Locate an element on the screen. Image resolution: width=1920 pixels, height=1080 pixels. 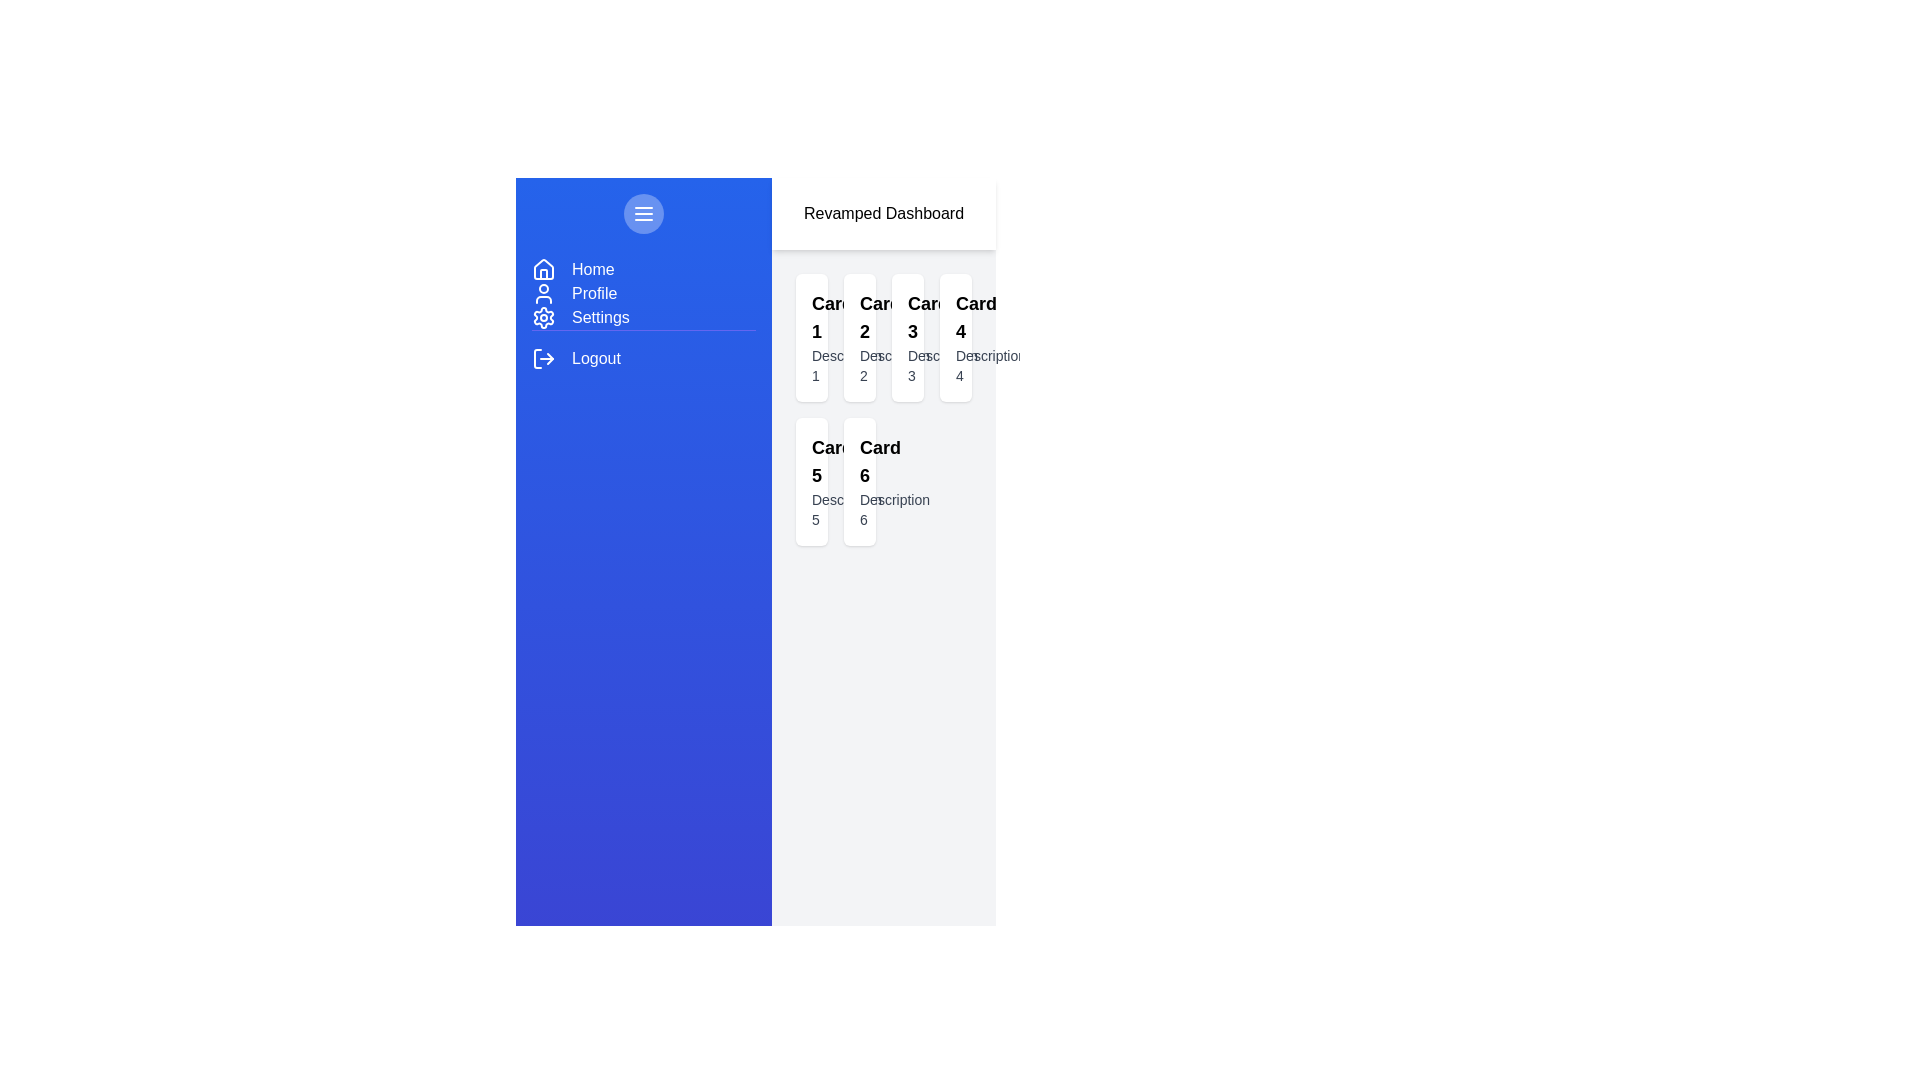
the menu button with three parallel horizontal lines located at the top center of the blue navigation bar is located at coordinates (643, 213).